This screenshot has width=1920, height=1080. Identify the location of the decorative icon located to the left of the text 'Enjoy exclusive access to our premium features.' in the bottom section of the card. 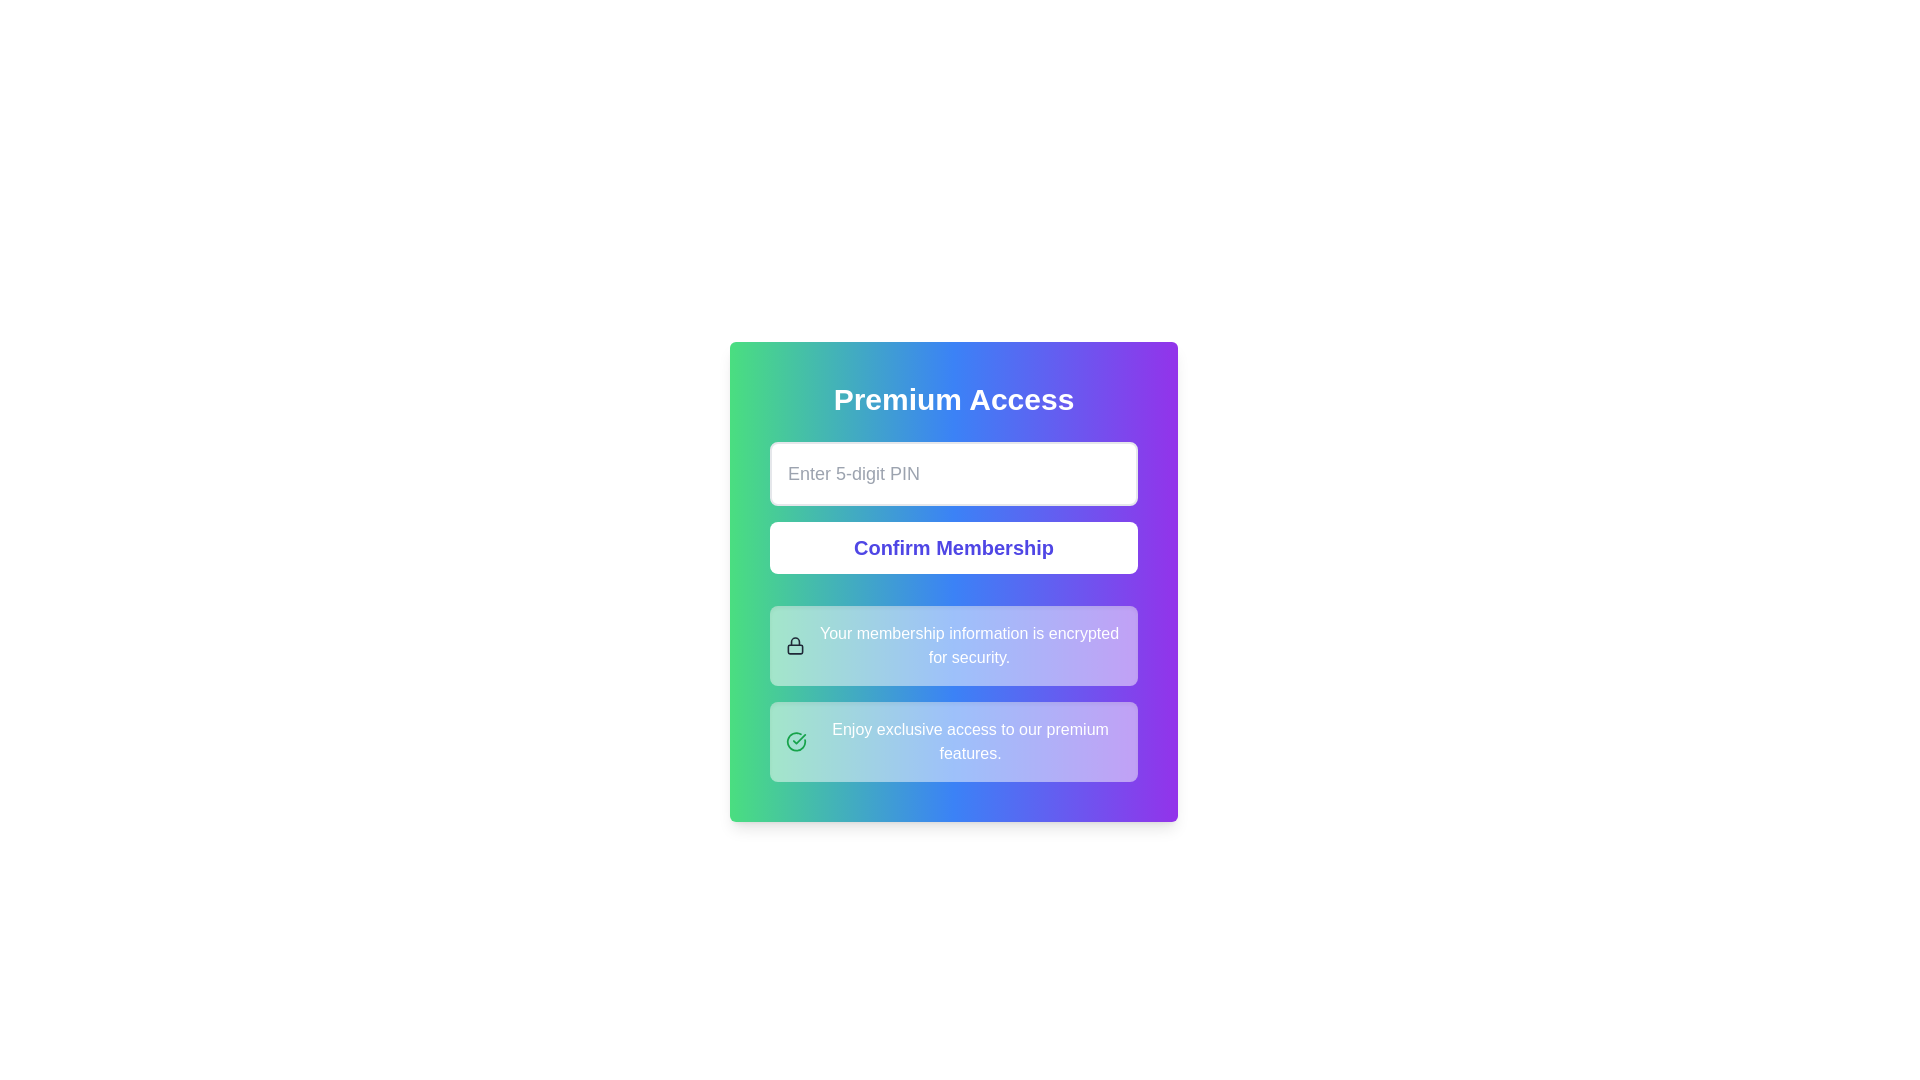
(795, 741).